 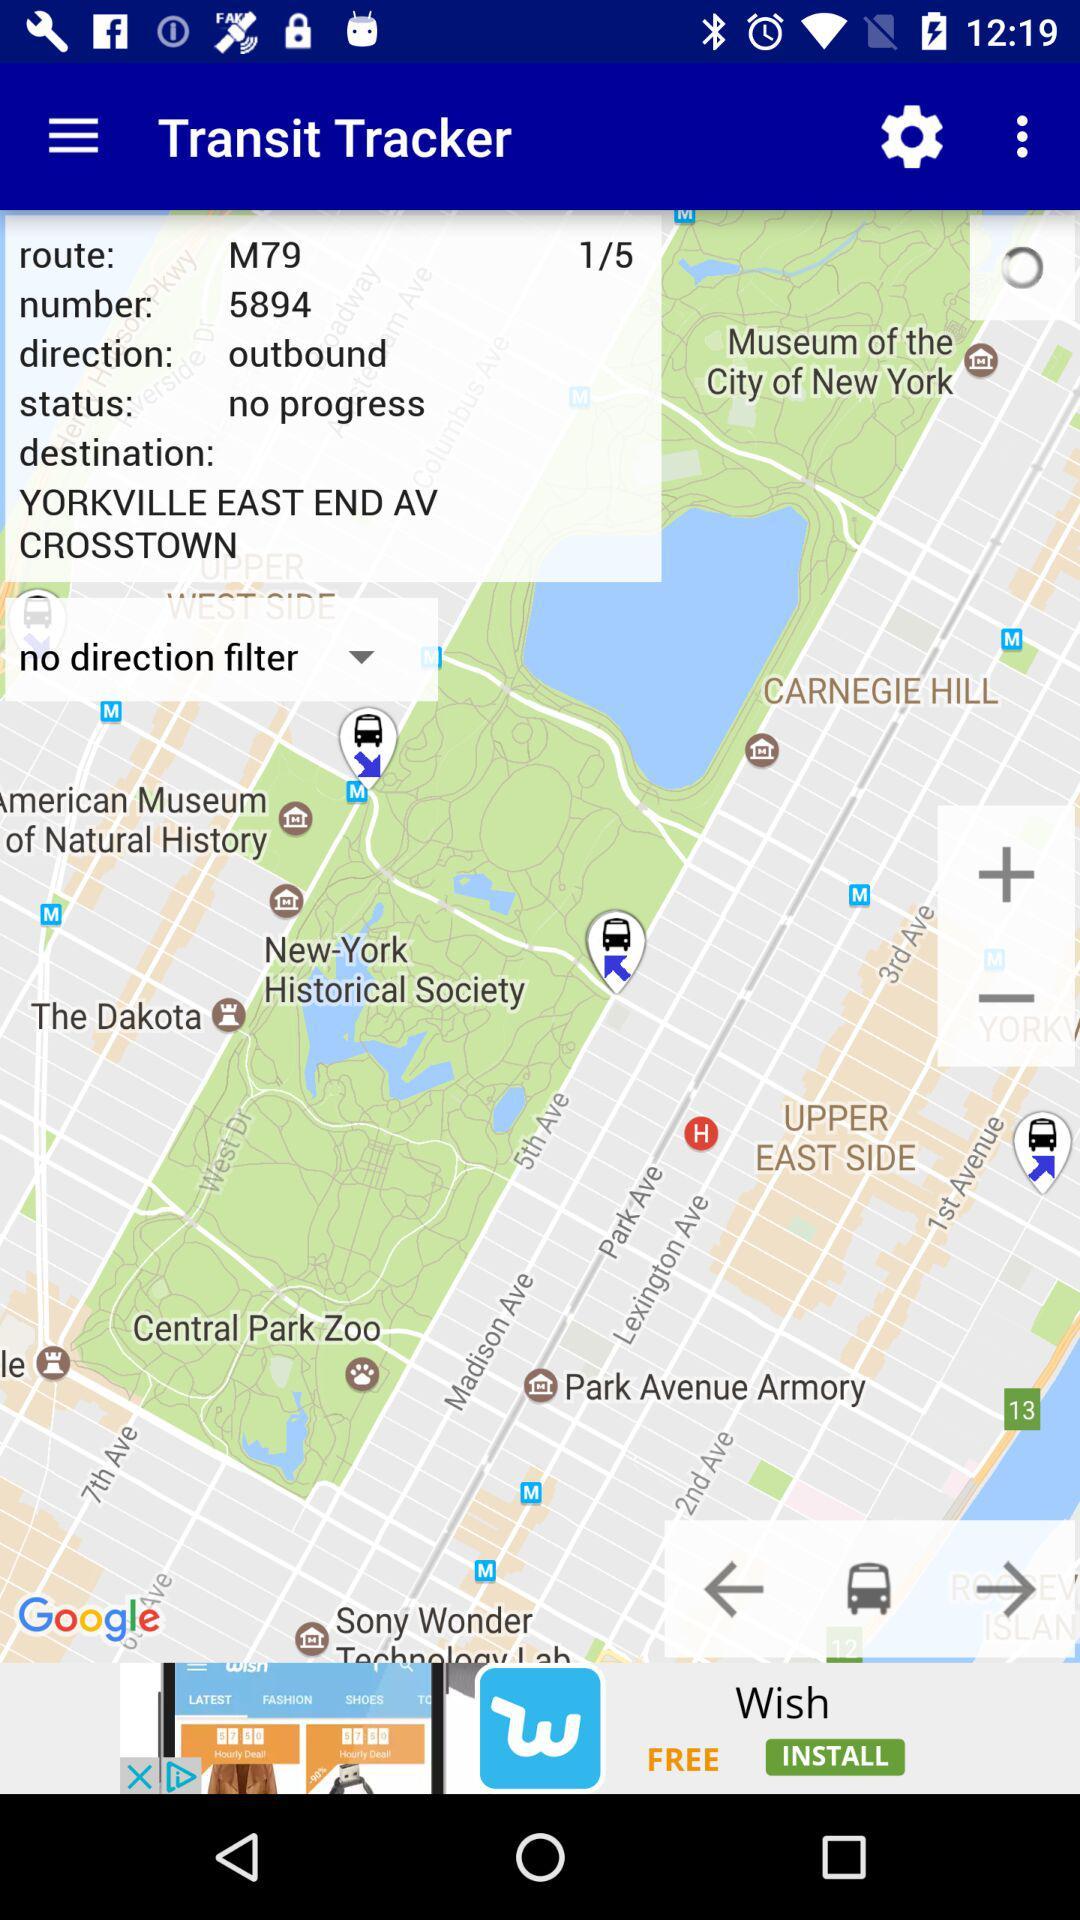 What do you see at coordinates (868, 1587) in the screenshot?
I see `to find bus travel options` at bounding box center [868, 1587].